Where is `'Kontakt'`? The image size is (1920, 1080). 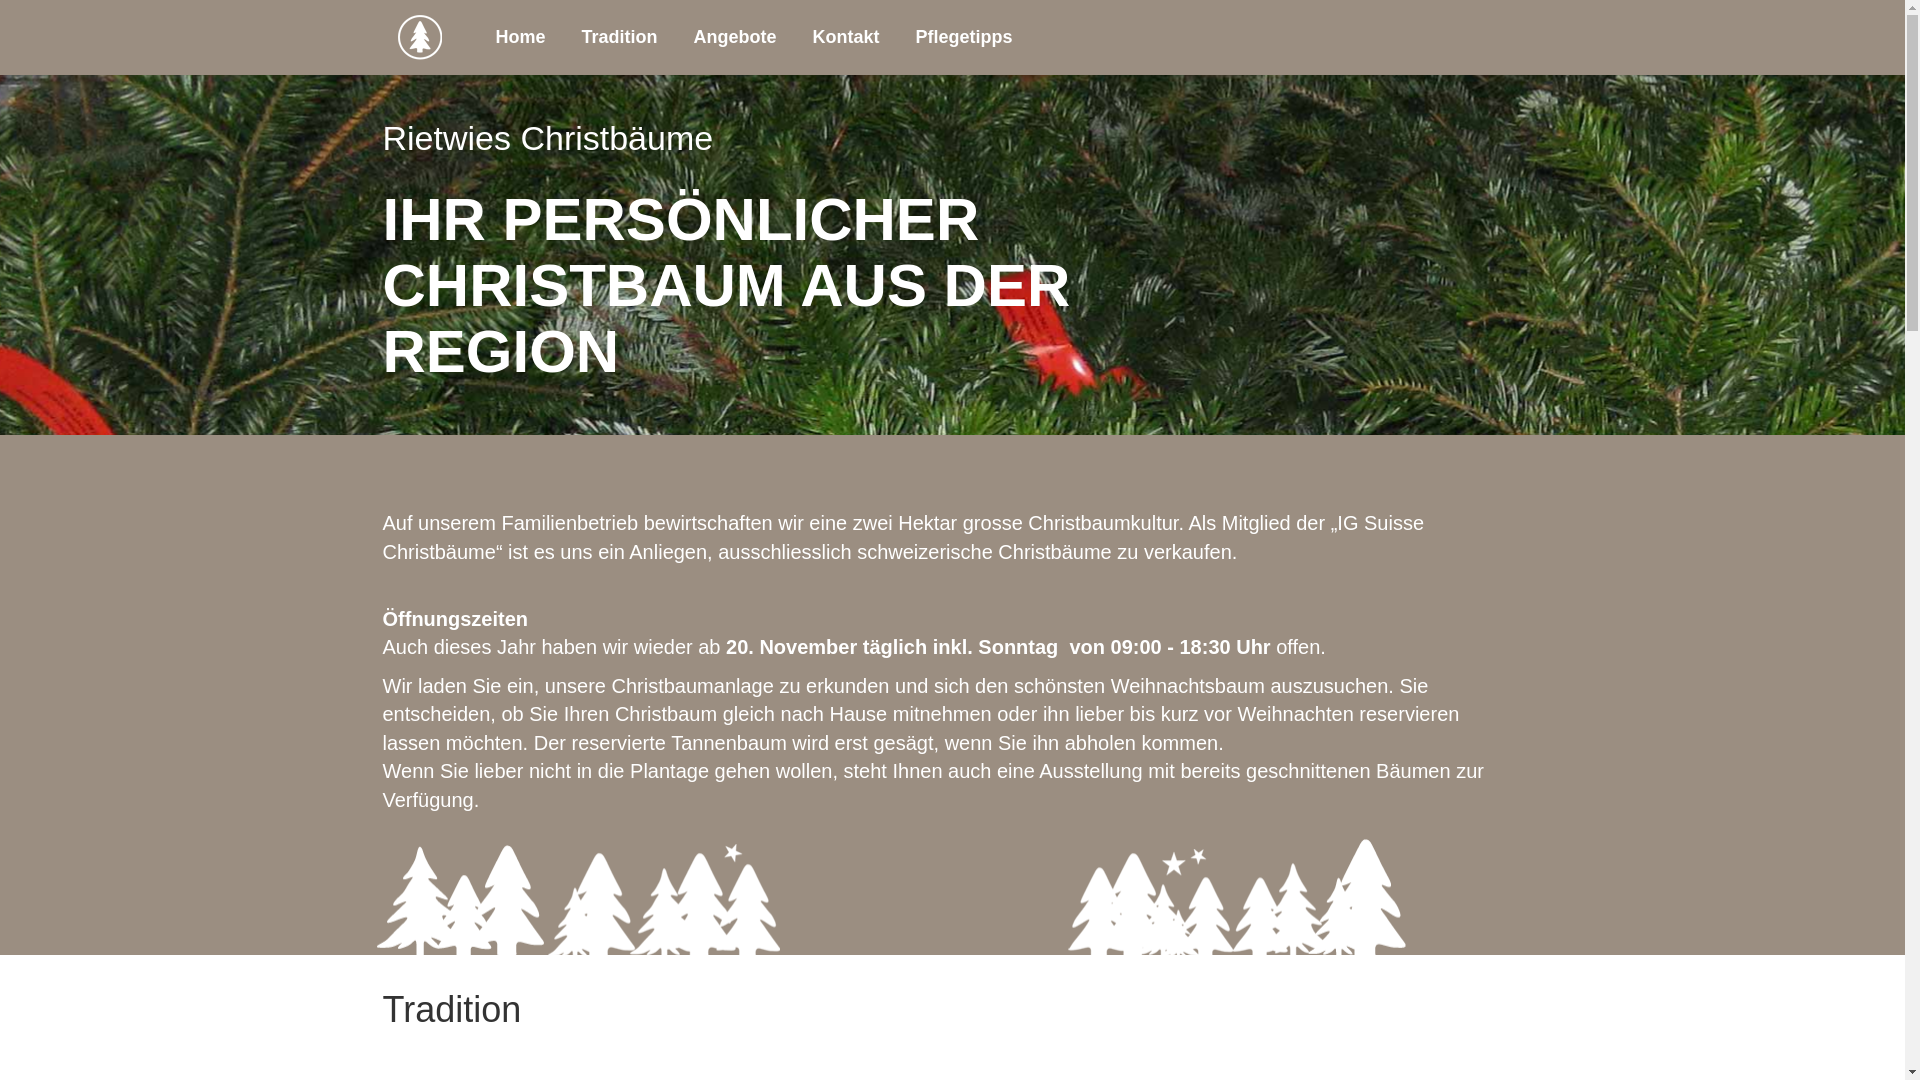
'Kontakt' is located at coordinates (846, 37).